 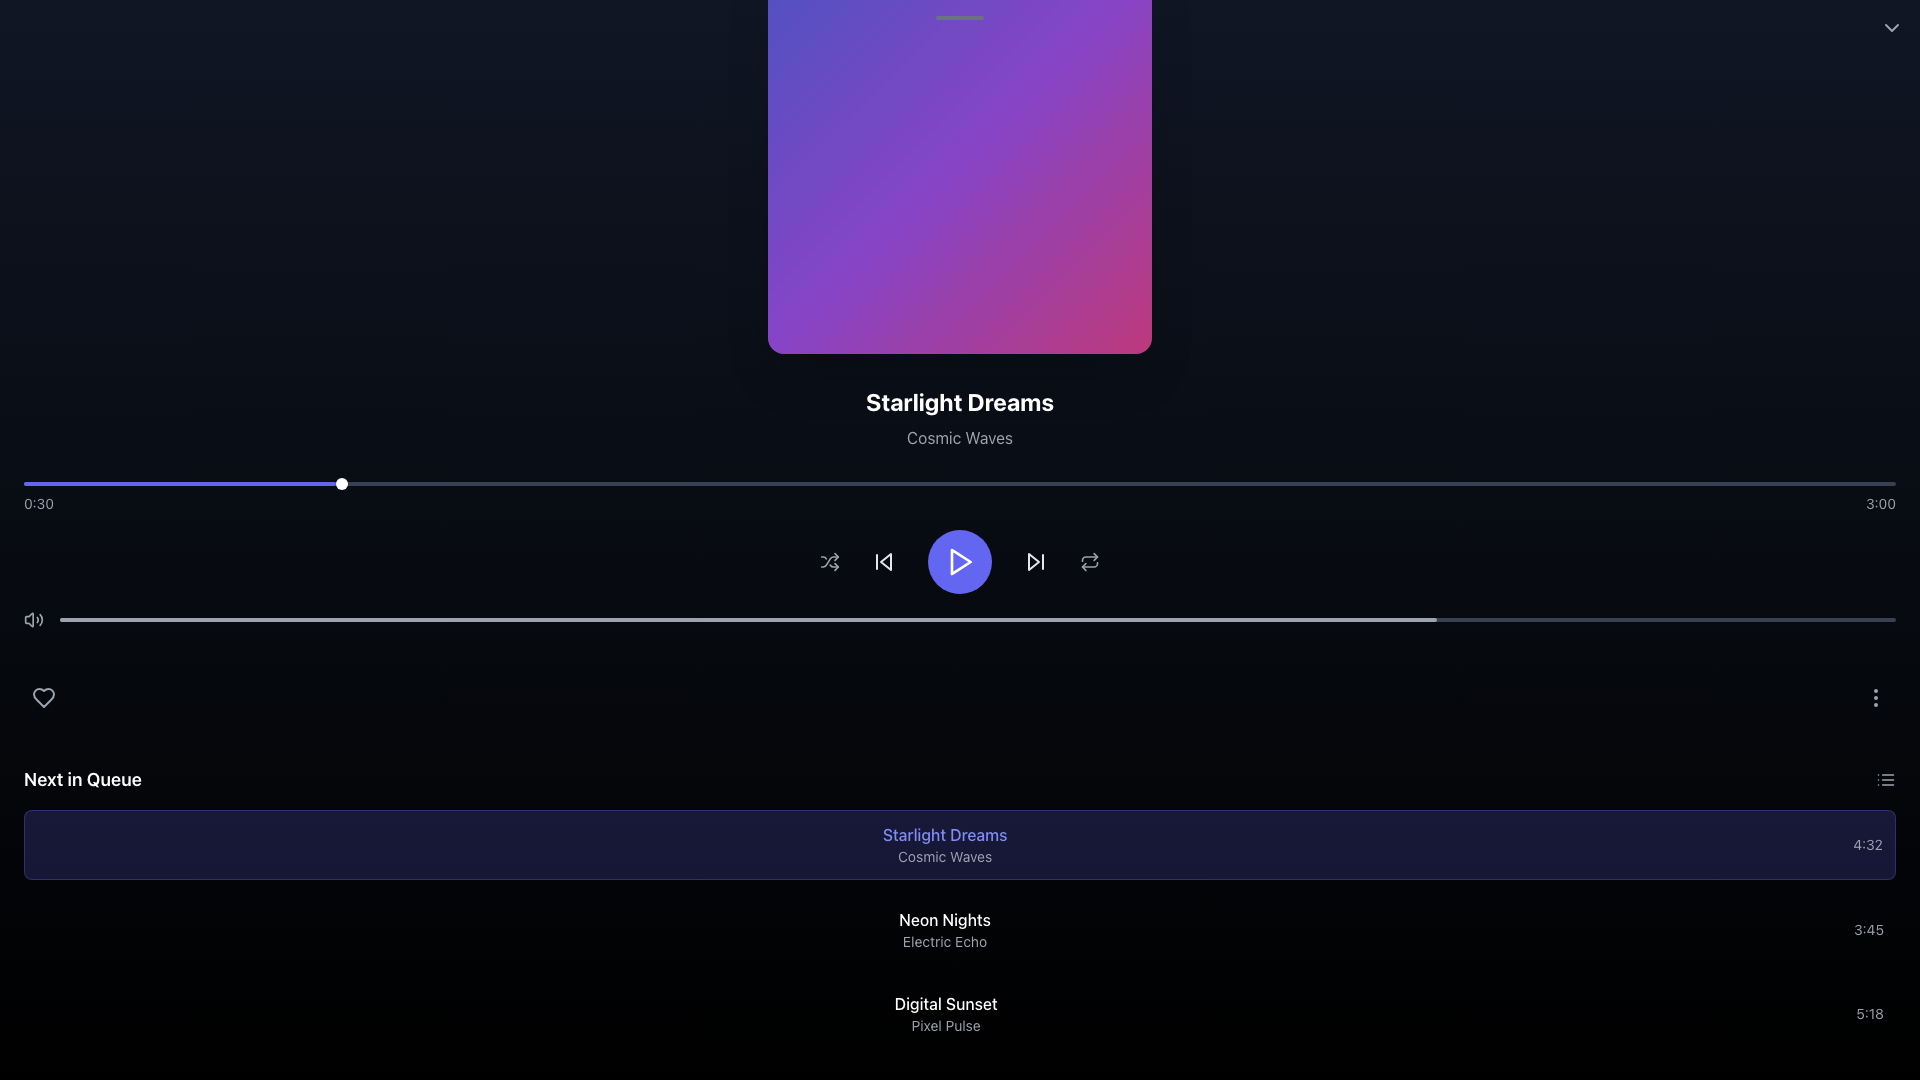 I want to click on the heart-shaped icon used for marking a song as liked or a favorite, so click(x=43, y=697).